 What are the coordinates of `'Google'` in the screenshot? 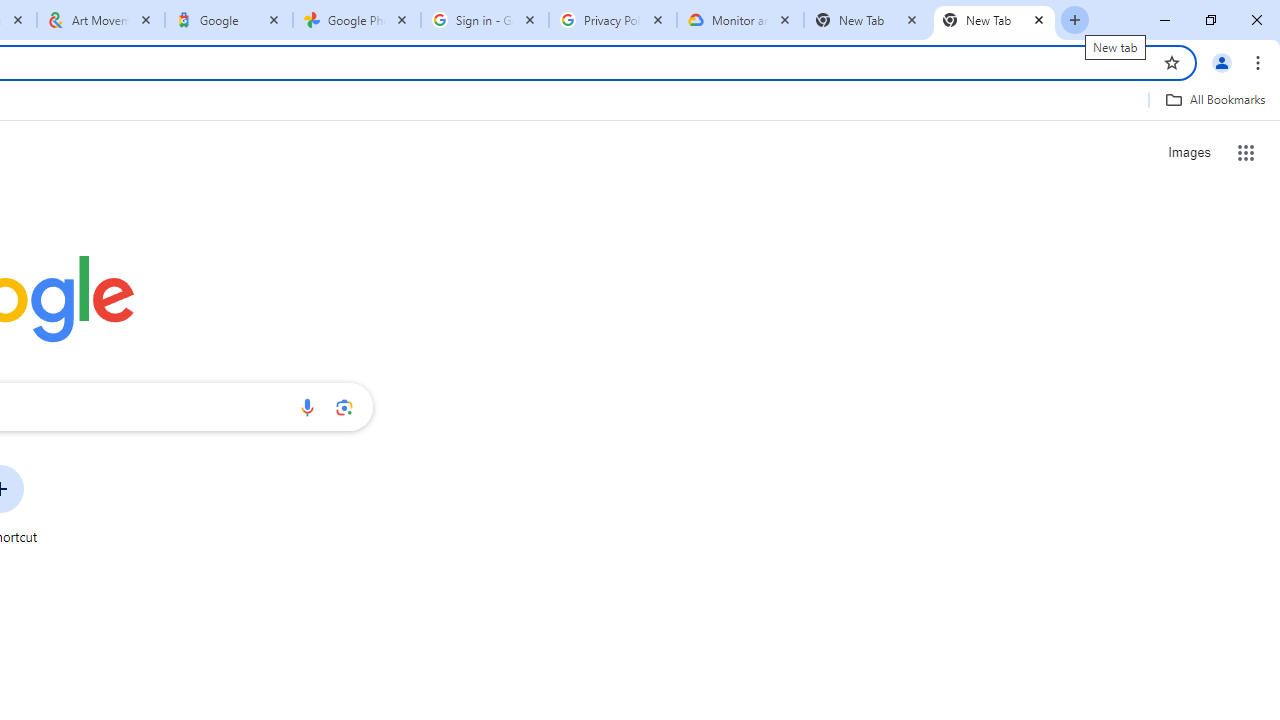 It's located at (229, 20).